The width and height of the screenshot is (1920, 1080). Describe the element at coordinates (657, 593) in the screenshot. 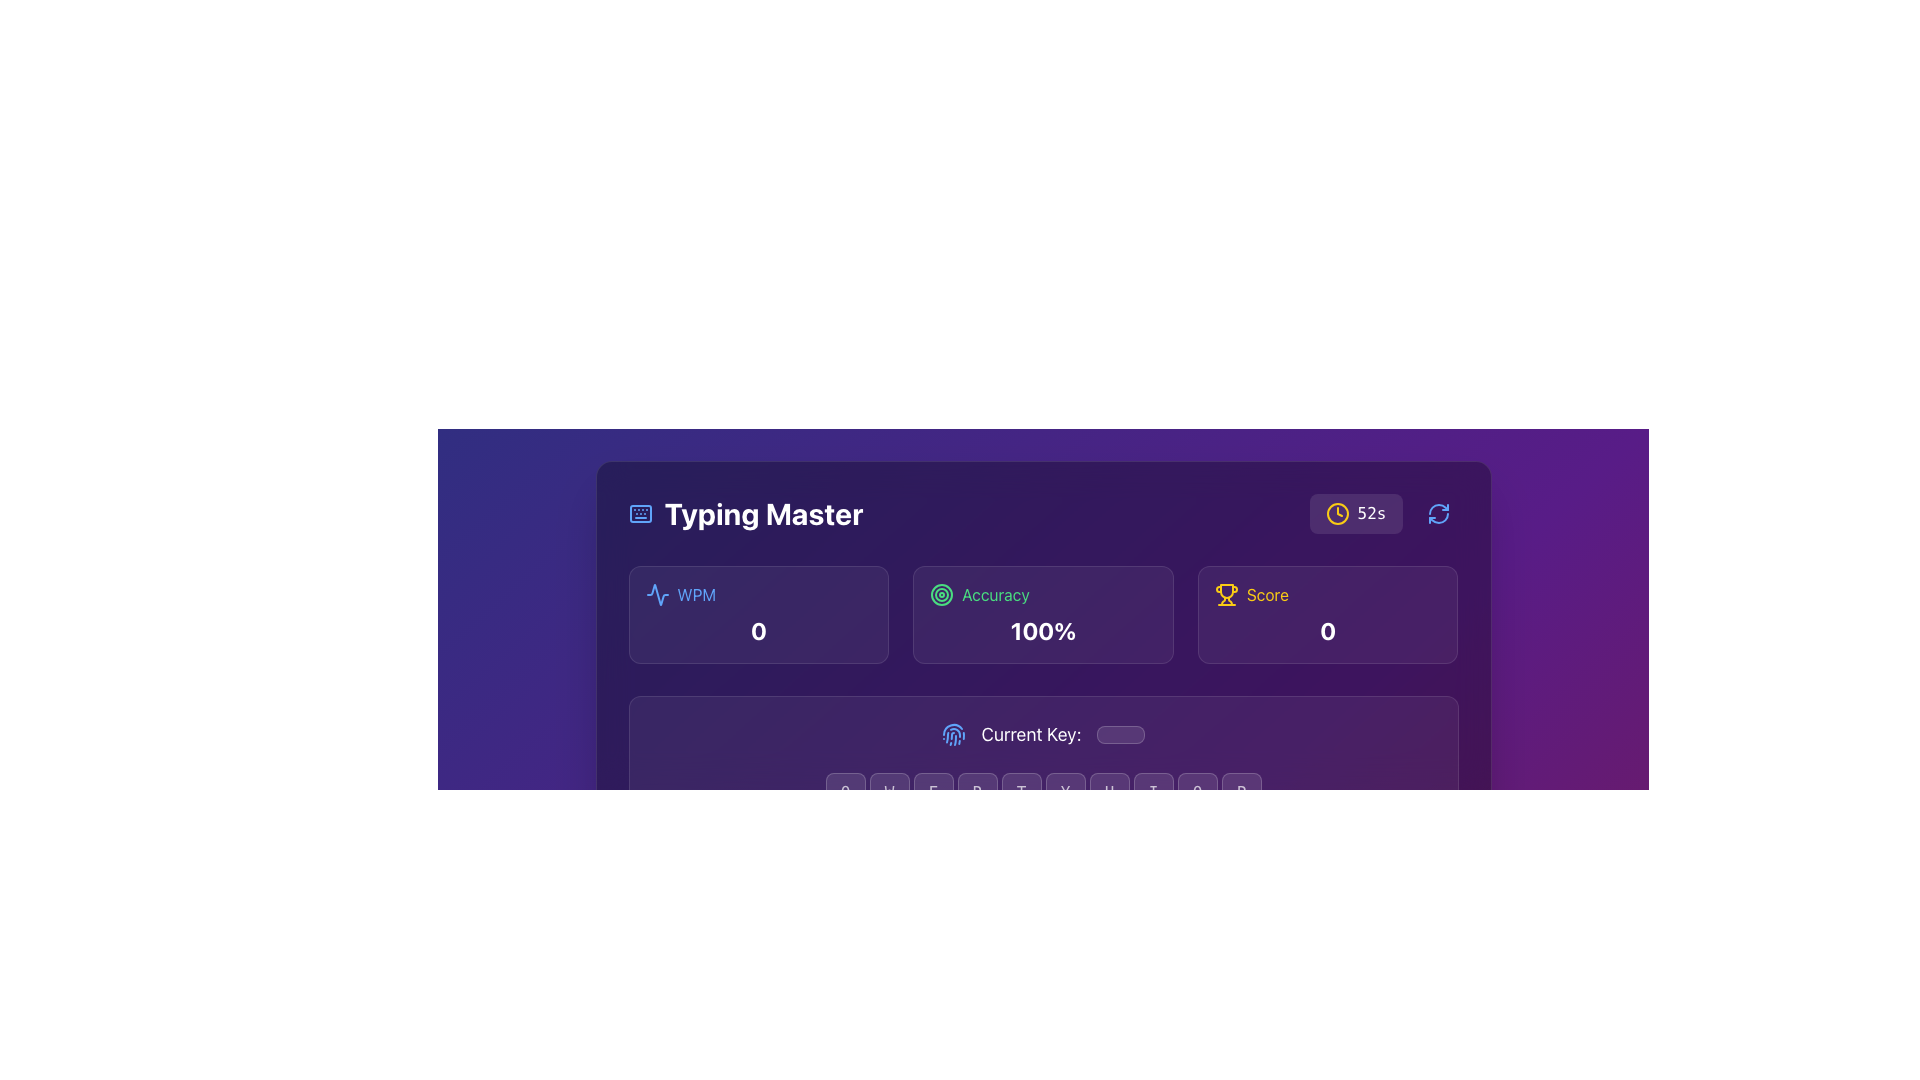

I see `the decorative icon representing 'WPM' located to the left of the 'WPM' text and above the numeric display` at that location.